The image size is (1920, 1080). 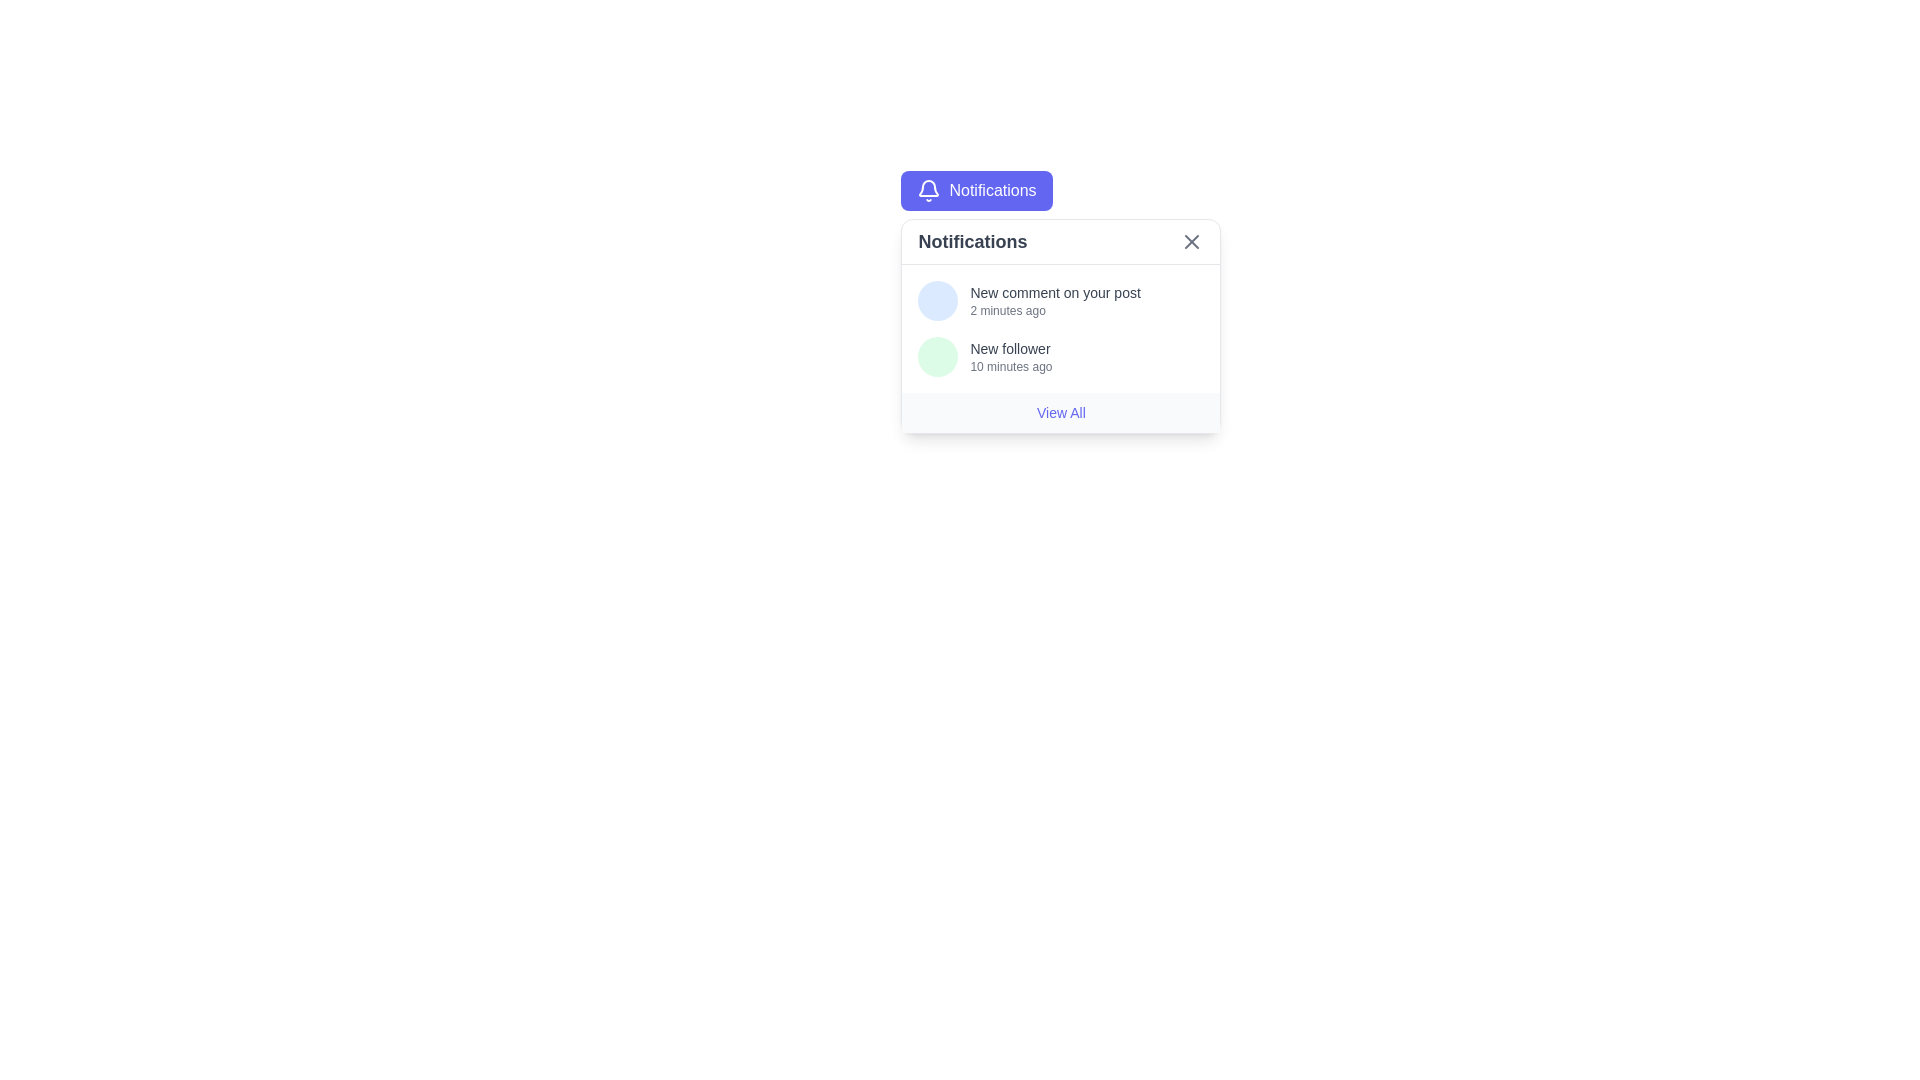 I want to click on the Close button icon located at the top-right corner of the Notifications dropdown interface to enable keyboard interaction, so click(x=1192, y=241).